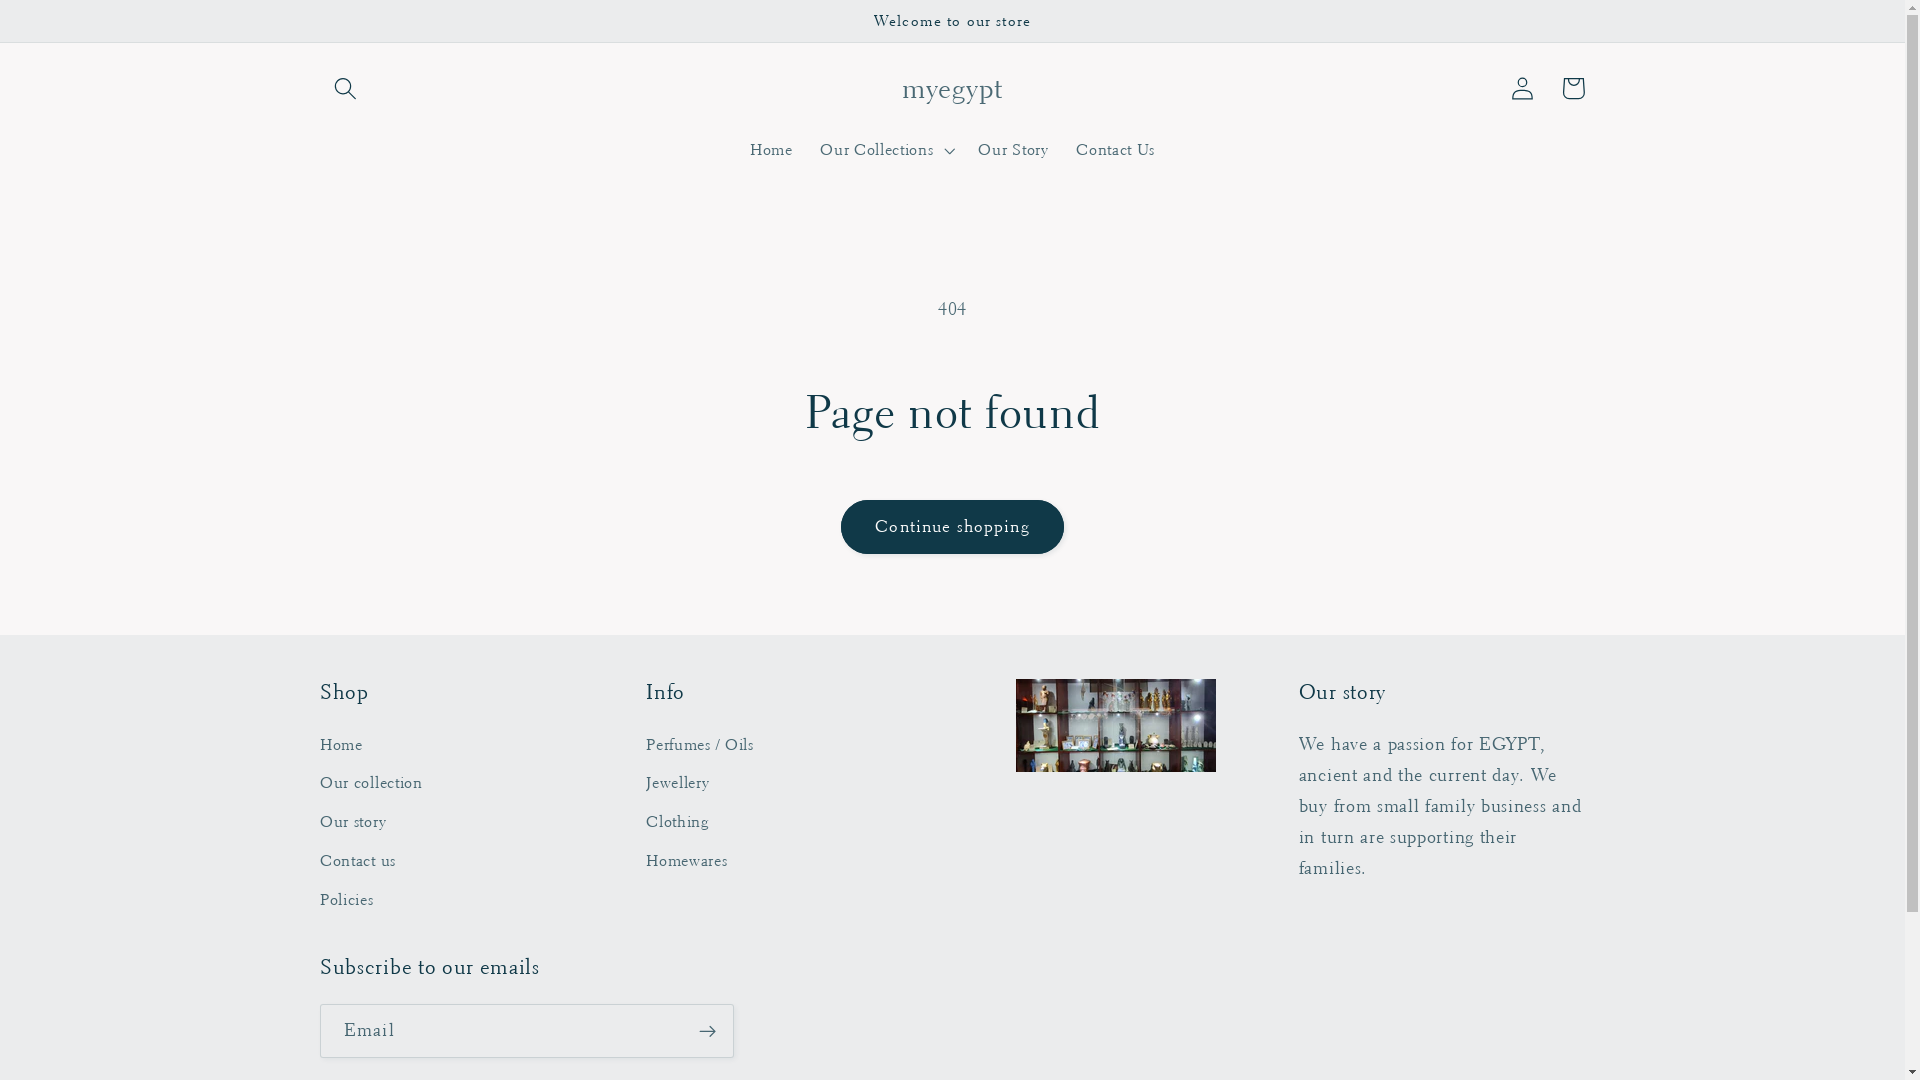  Describe the element at coordinates (699, 748) in the screenshot. I see `'Perfumes / Oils'` at that location.